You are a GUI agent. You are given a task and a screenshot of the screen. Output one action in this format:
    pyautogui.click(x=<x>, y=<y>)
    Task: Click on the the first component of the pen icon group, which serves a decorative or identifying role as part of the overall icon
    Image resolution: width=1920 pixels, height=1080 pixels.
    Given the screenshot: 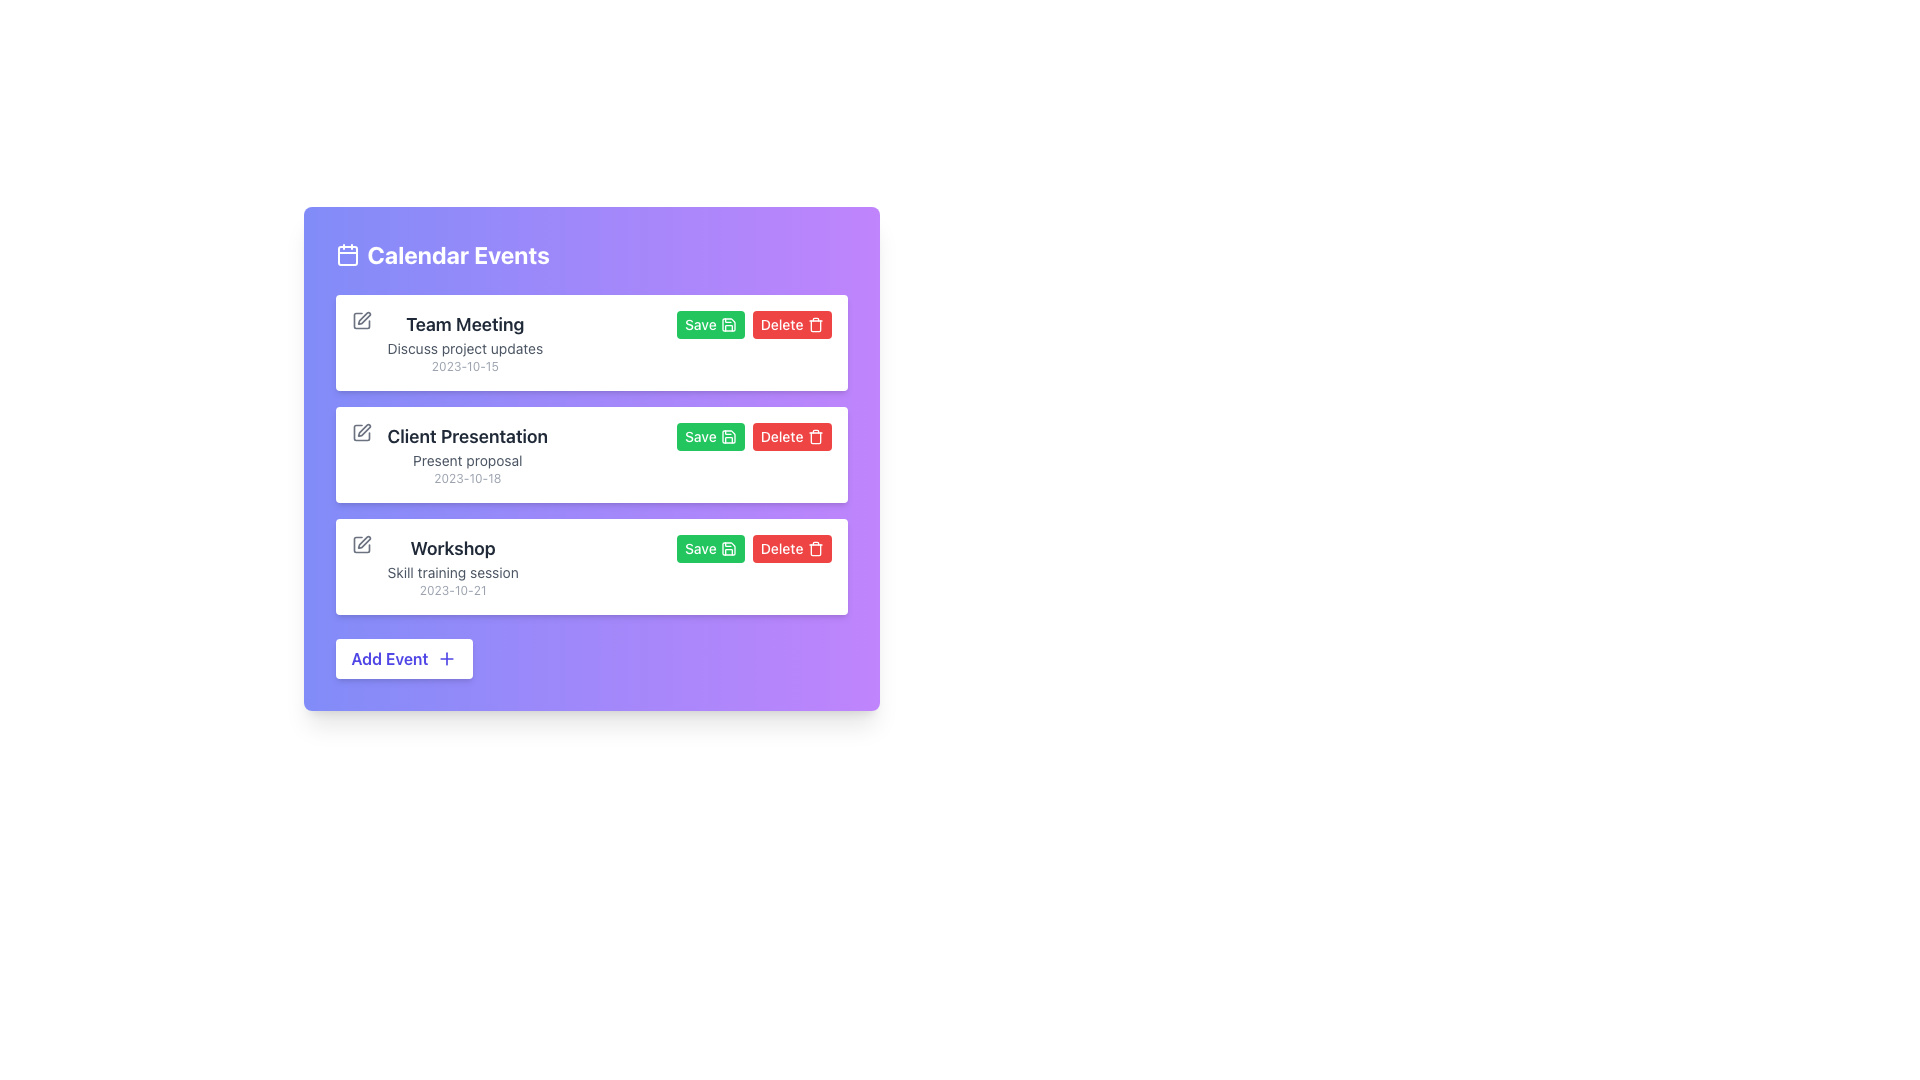 What is the action you would take?
    pyautogui.click(x=361, y=431)
    